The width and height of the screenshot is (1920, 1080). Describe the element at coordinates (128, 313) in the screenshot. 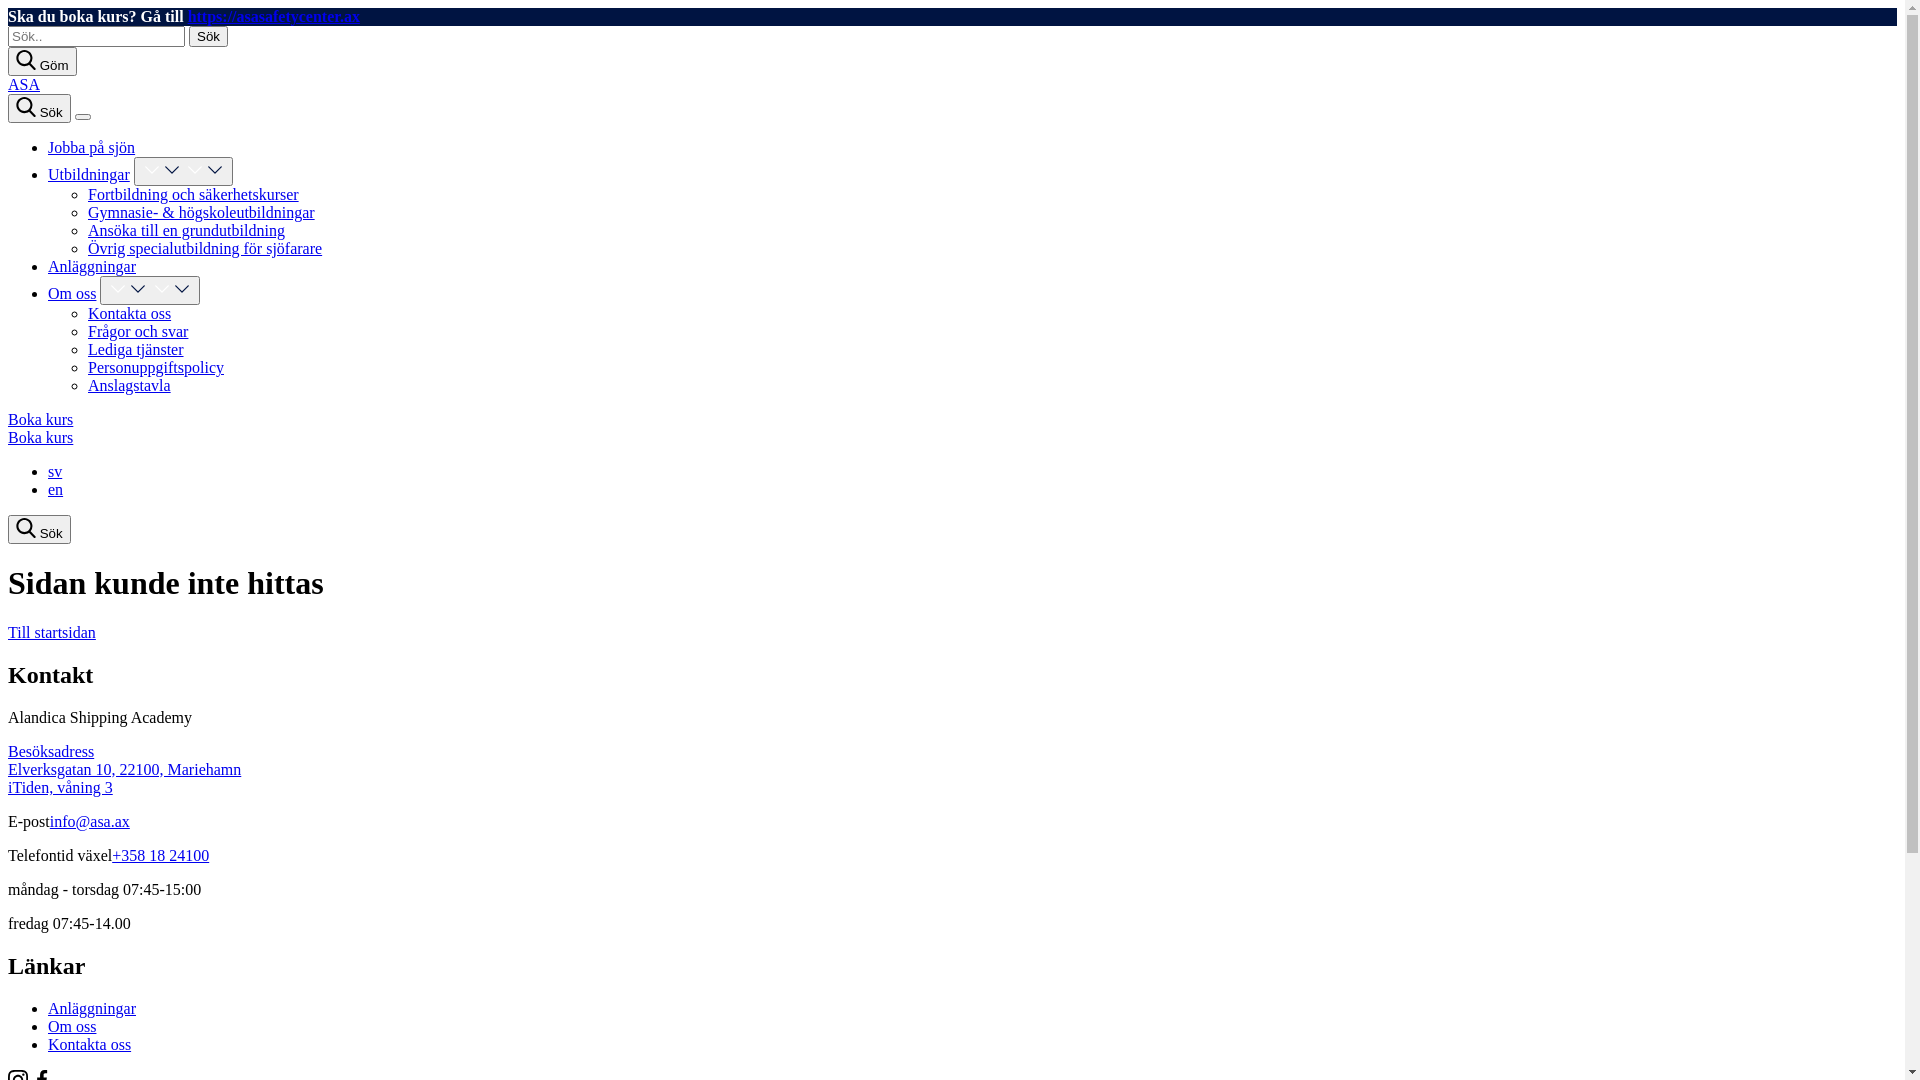

I see `'Kontakta oss'` at that location.